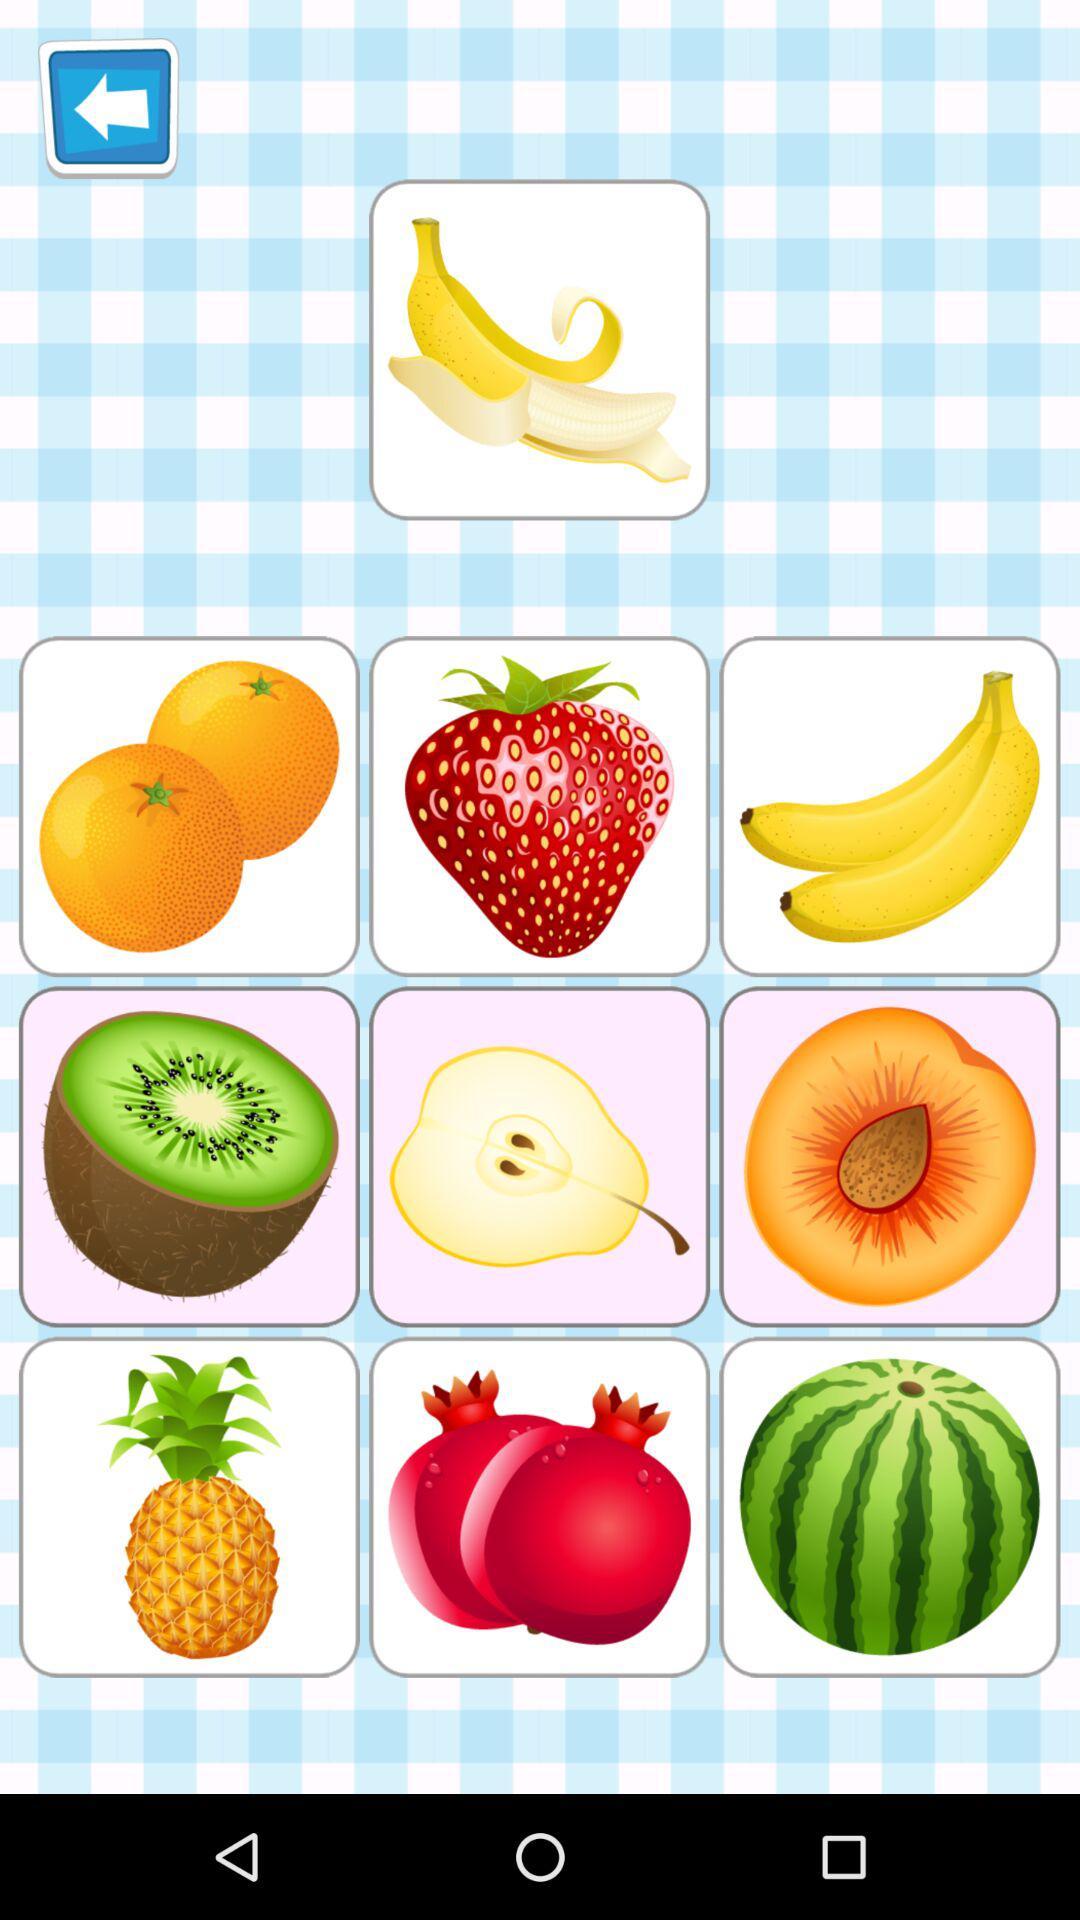 The image size is (1080, 1920). What do you see at coordinates (538, 349) in the screenshot?
I see `select picture` at bounding box center [538, 349].